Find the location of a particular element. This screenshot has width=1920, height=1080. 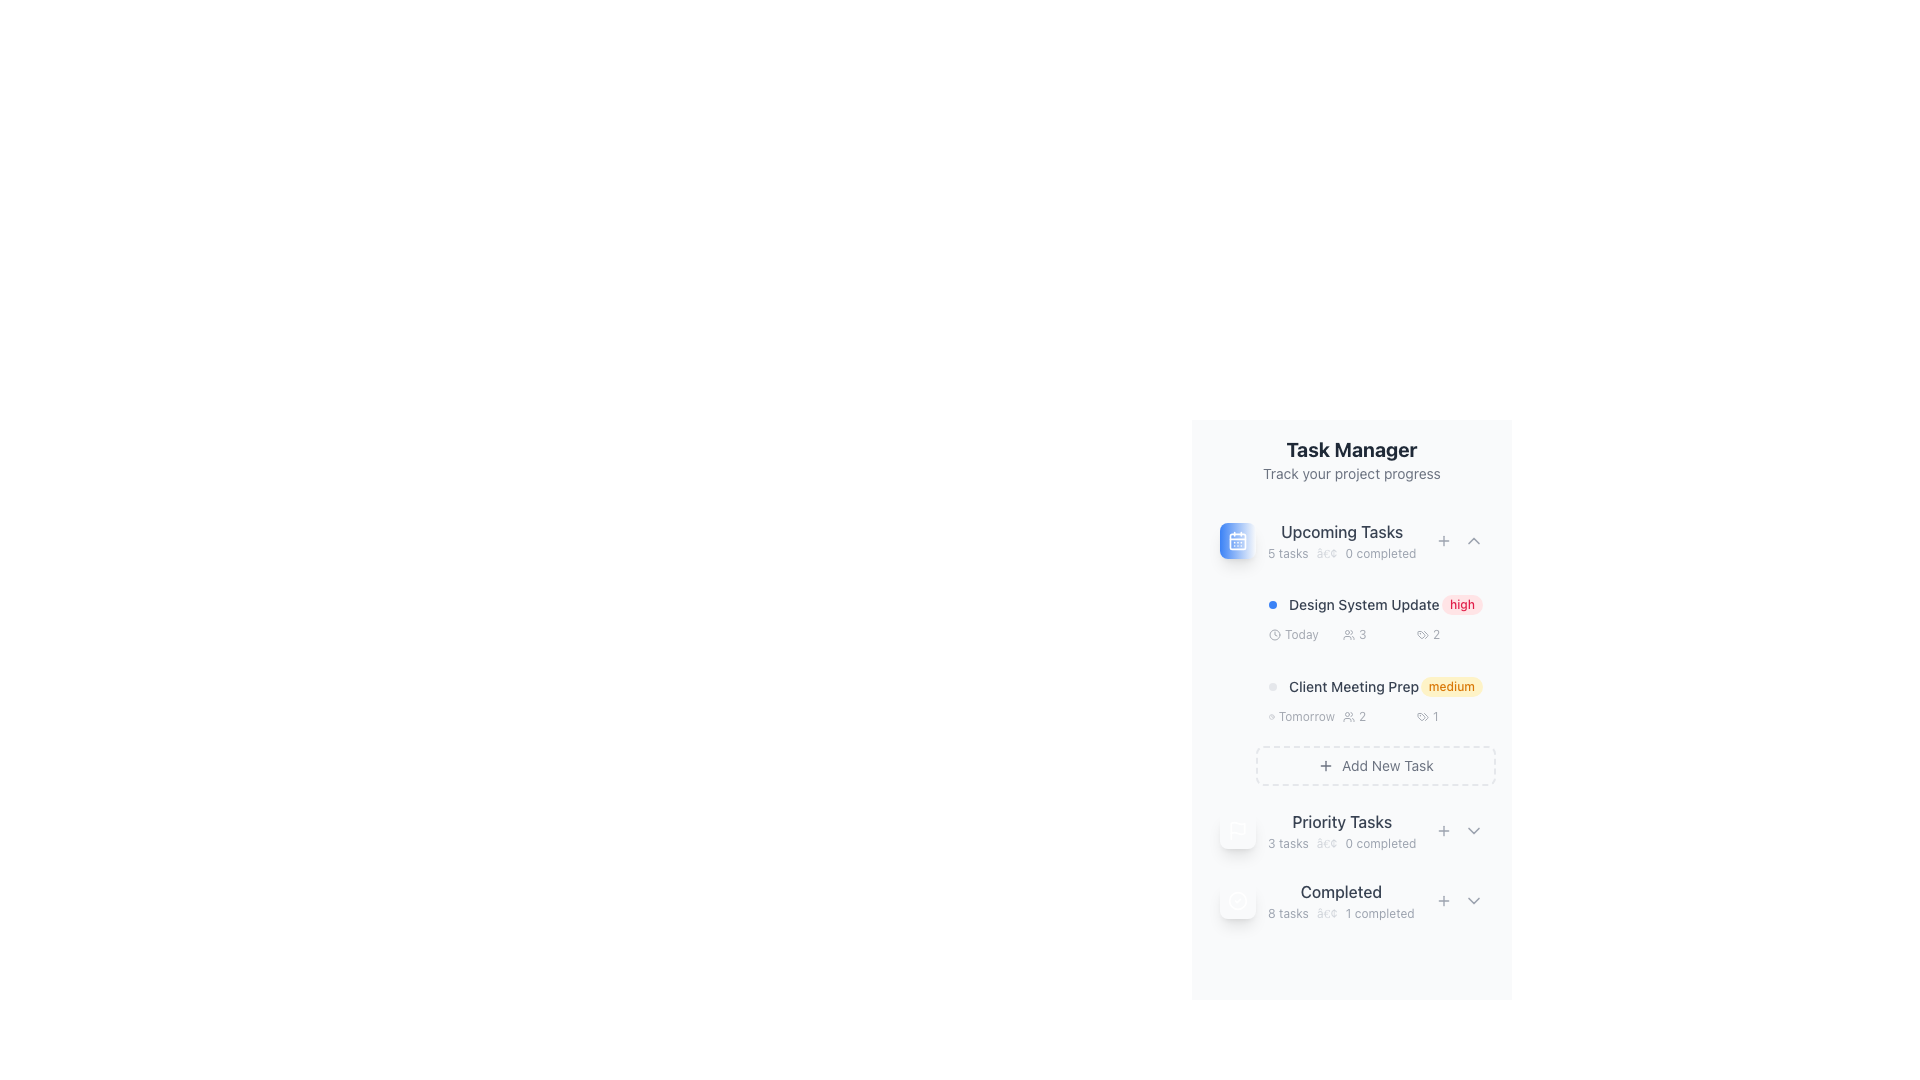

the static text label that serves as a heading for the task tracking section, located at the top of the sidebar-like section is located at coordinates (1352, 450).